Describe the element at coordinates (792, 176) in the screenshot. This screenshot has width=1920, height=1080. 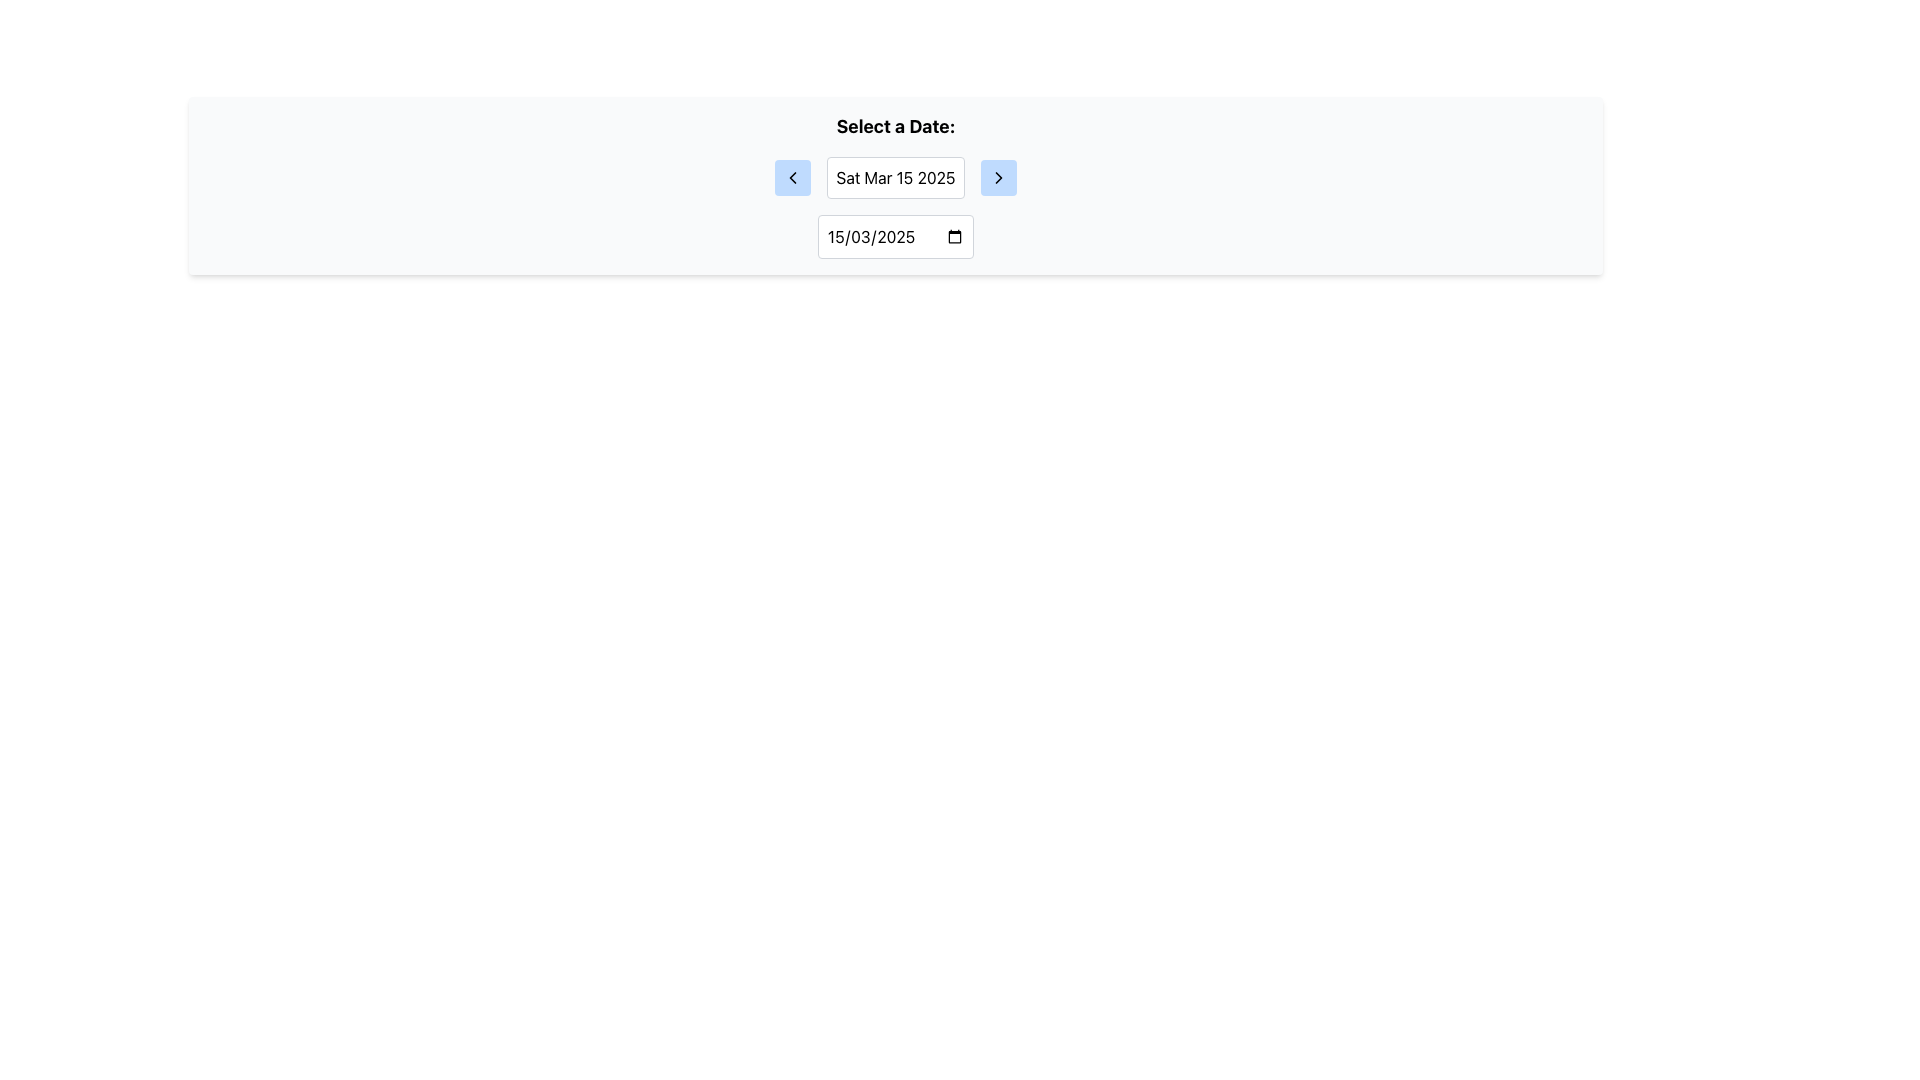
I see `the button containing the backward arrow icon, located to the left of the date label 'Sat Mar 15 2025'` at that location.